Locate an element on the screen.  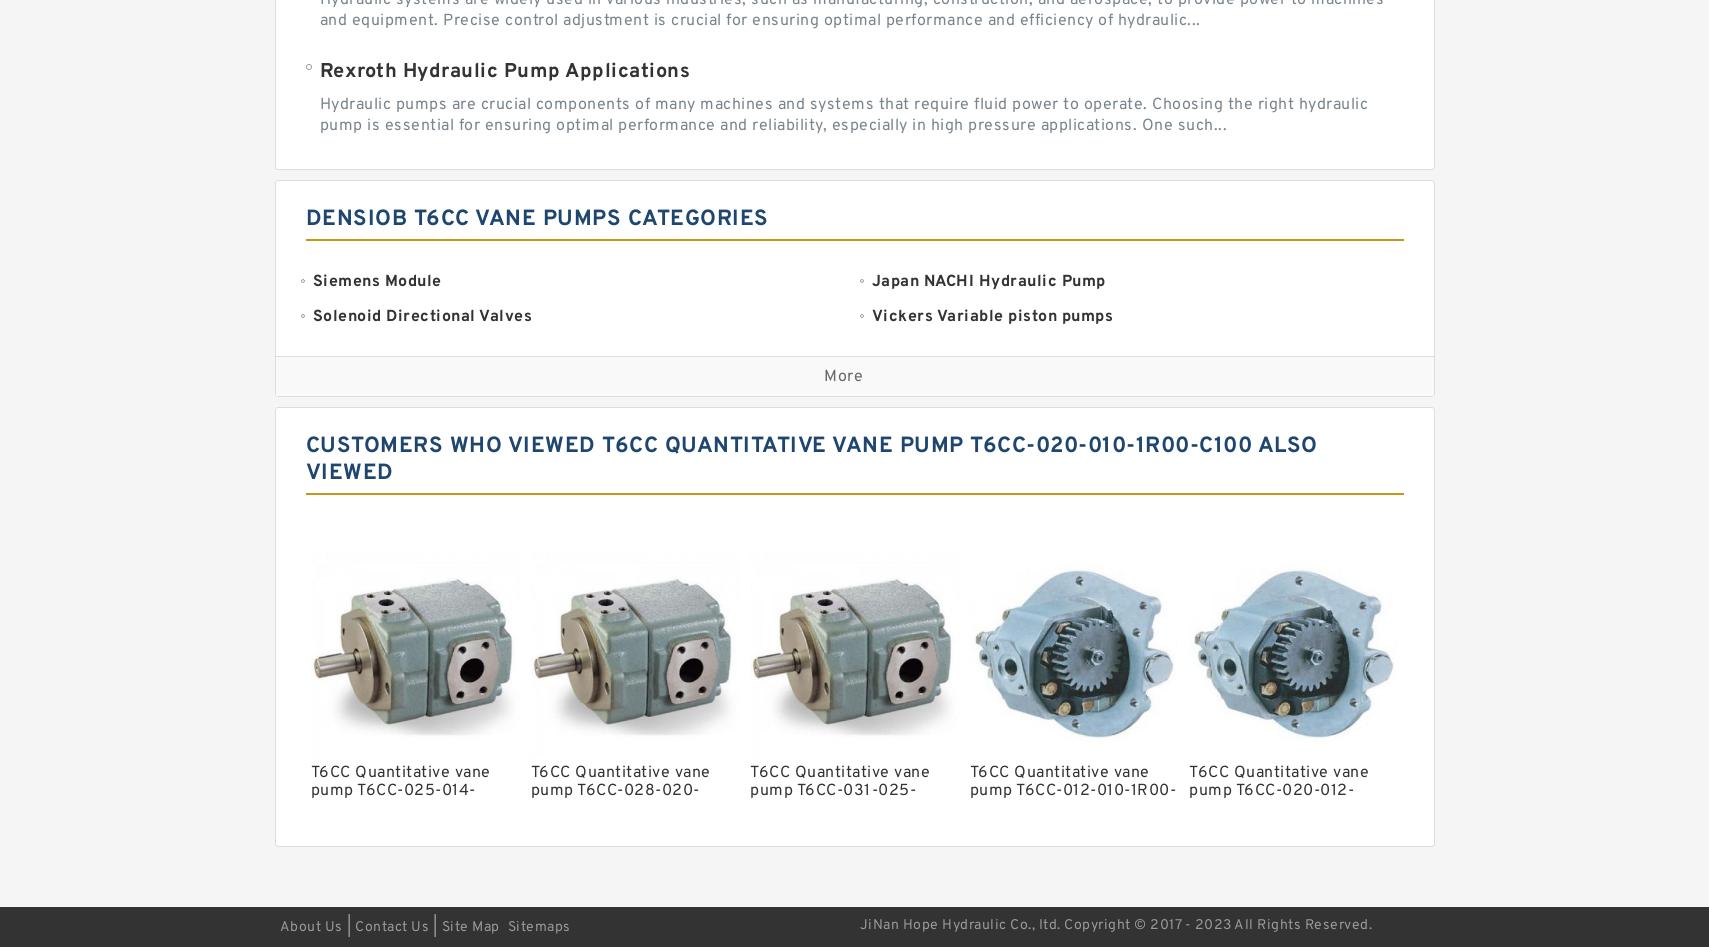
'Site Map' is located at coordinates (468, 925).